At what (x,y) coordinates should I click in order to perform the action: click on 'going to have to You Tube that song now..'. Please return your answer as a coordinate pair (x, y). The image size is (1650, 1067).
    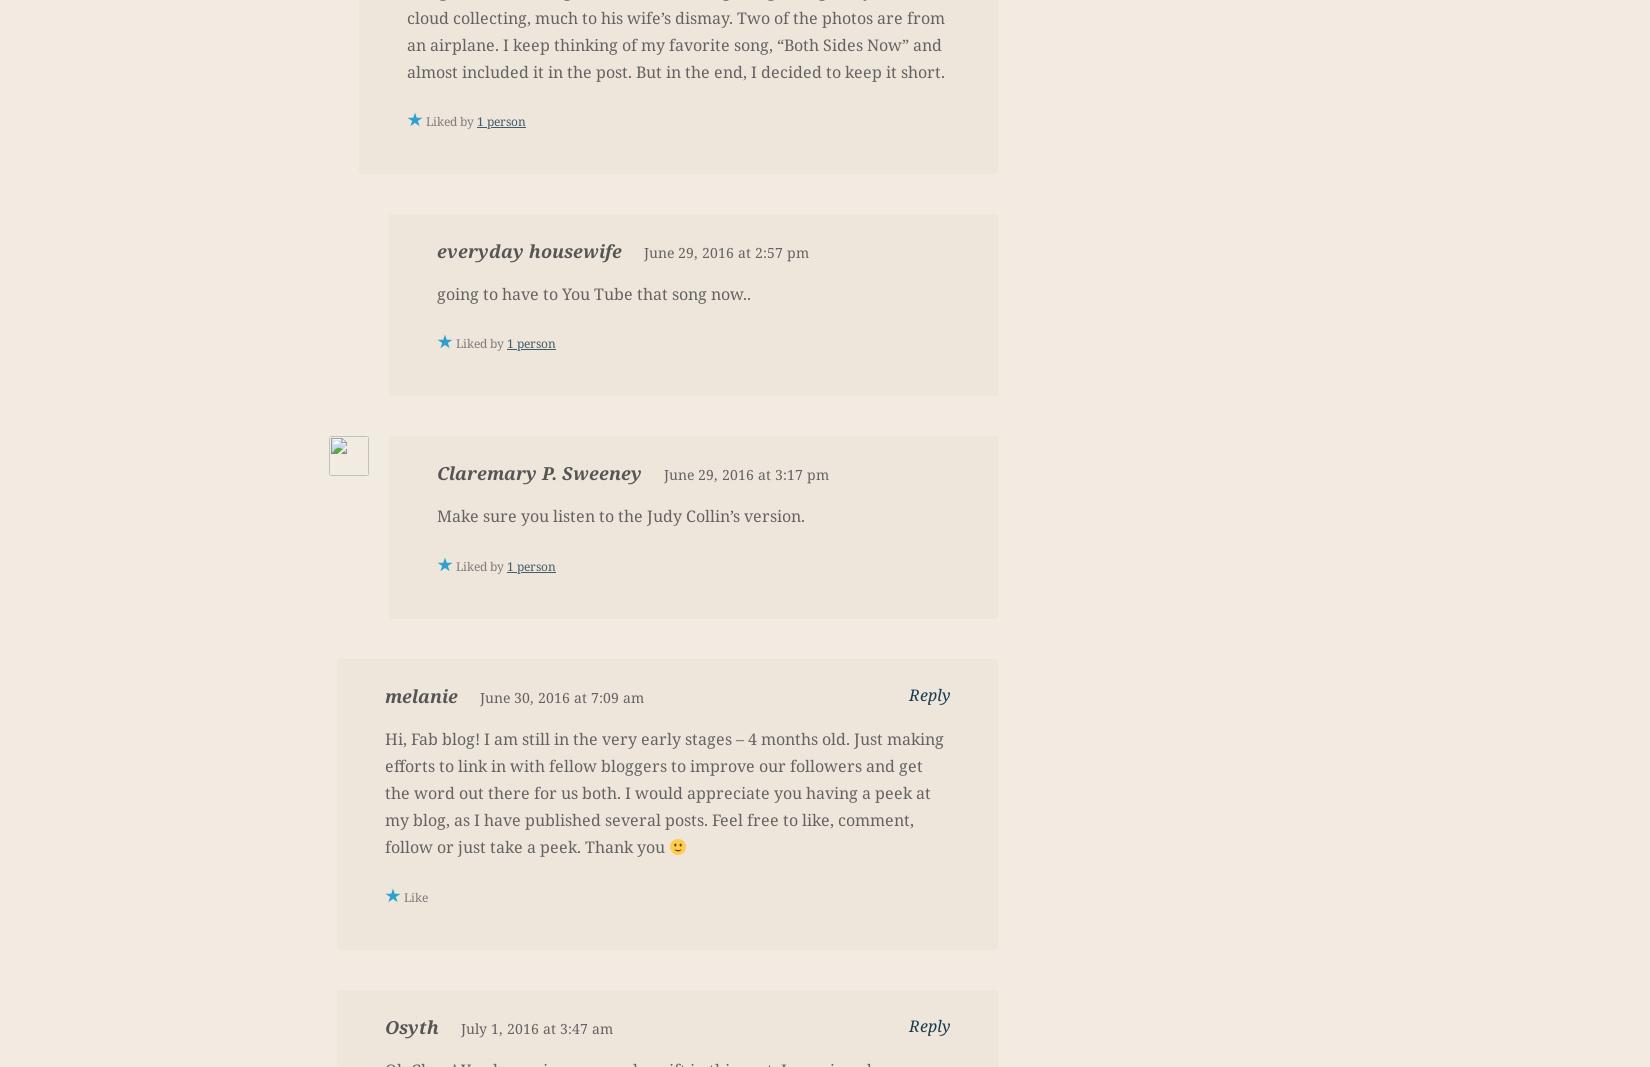
    Looking at the image, I should click on (593, 293).